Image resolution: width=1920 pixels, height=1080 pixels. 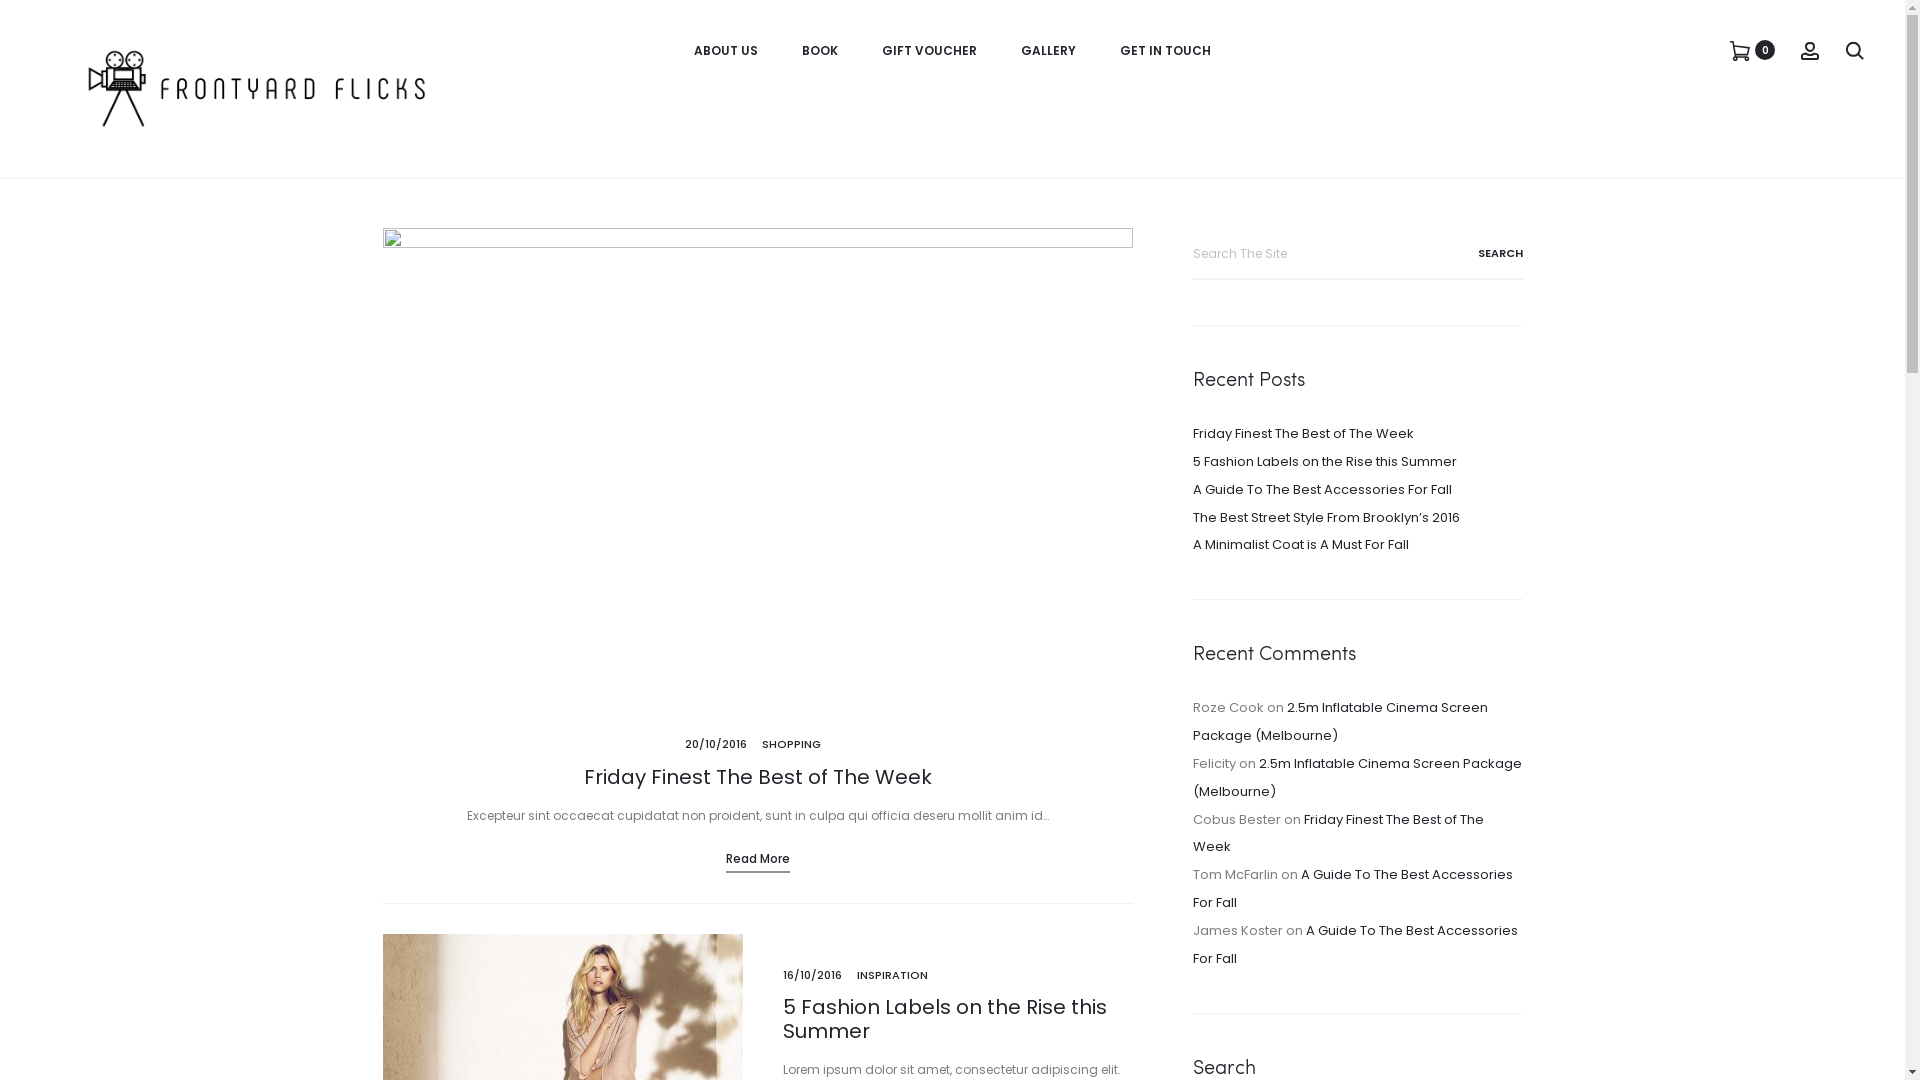 What do you see at coordinates (1165, 49) in the screenshot?
I see `'GET IN TOUCH'` at bounding box center [1165, 49].